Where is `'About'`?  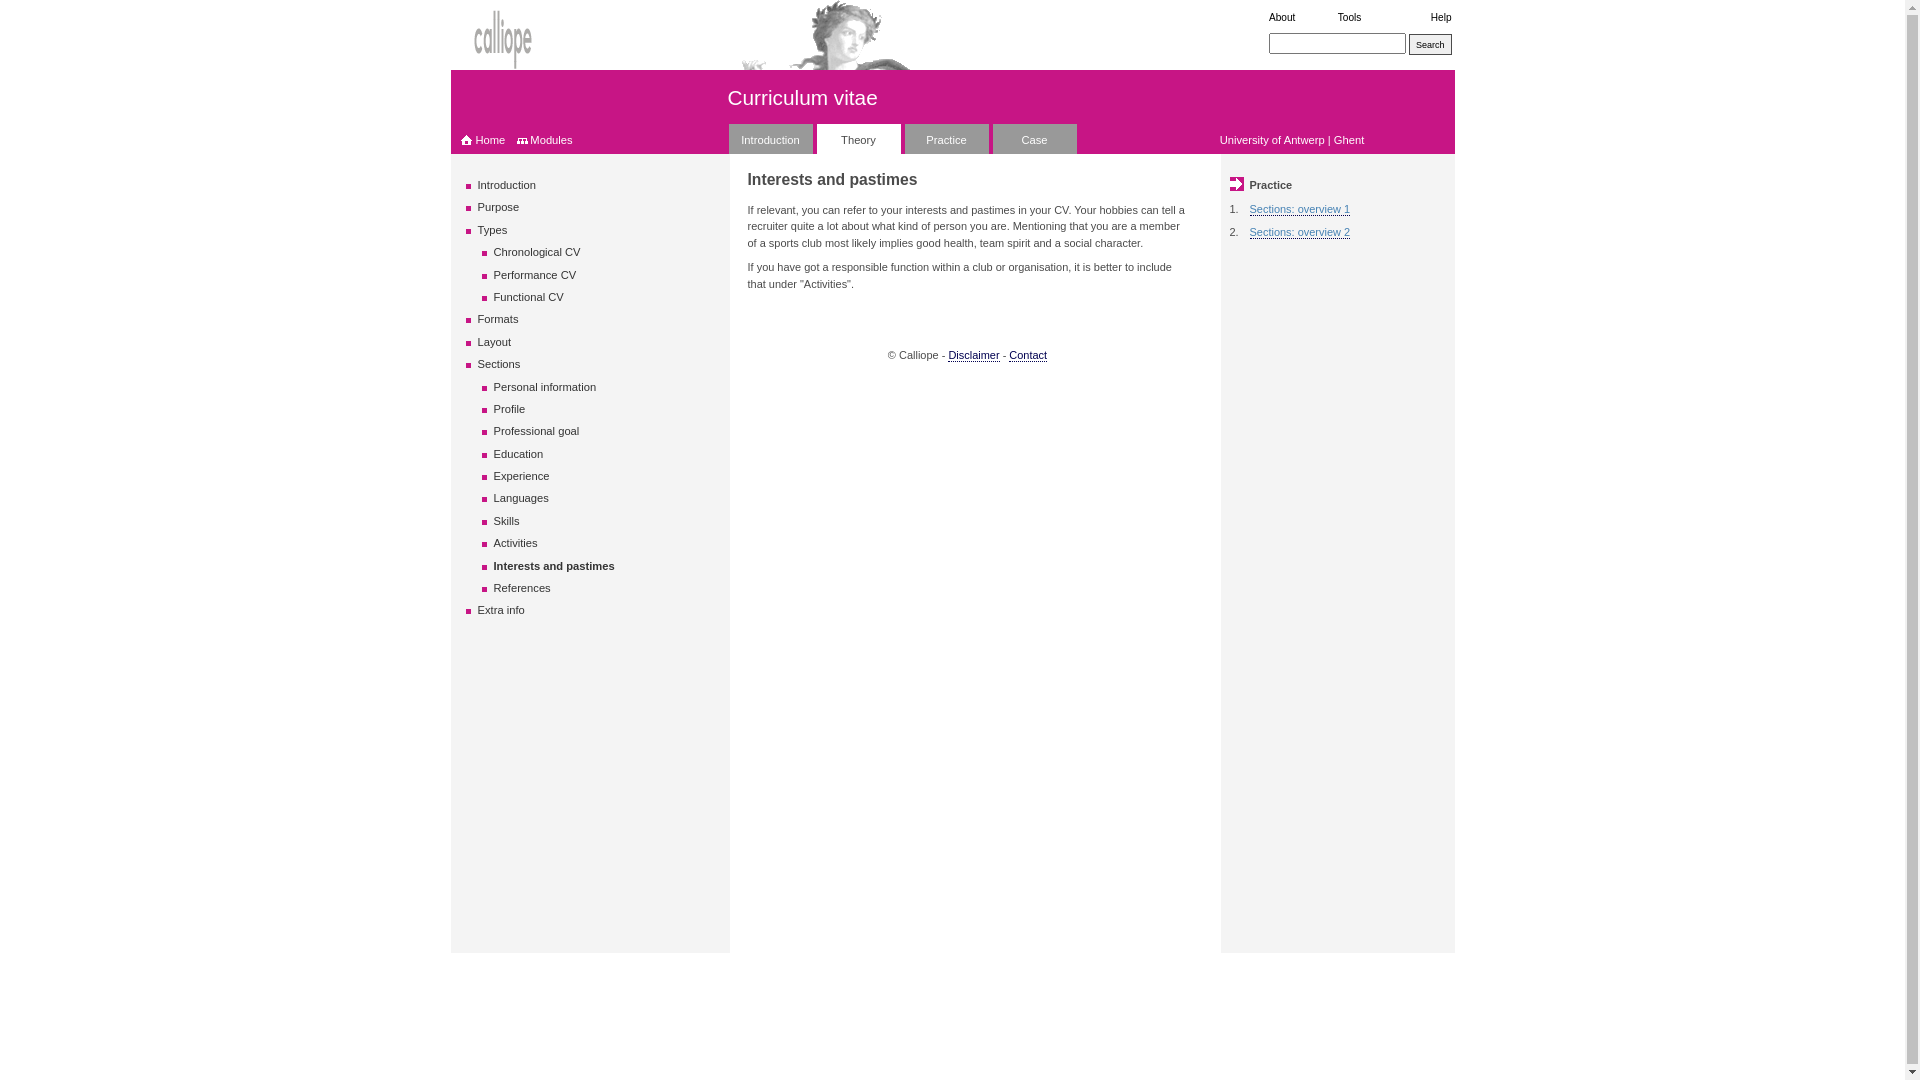 'About' is located at coordinates (1281, 17).